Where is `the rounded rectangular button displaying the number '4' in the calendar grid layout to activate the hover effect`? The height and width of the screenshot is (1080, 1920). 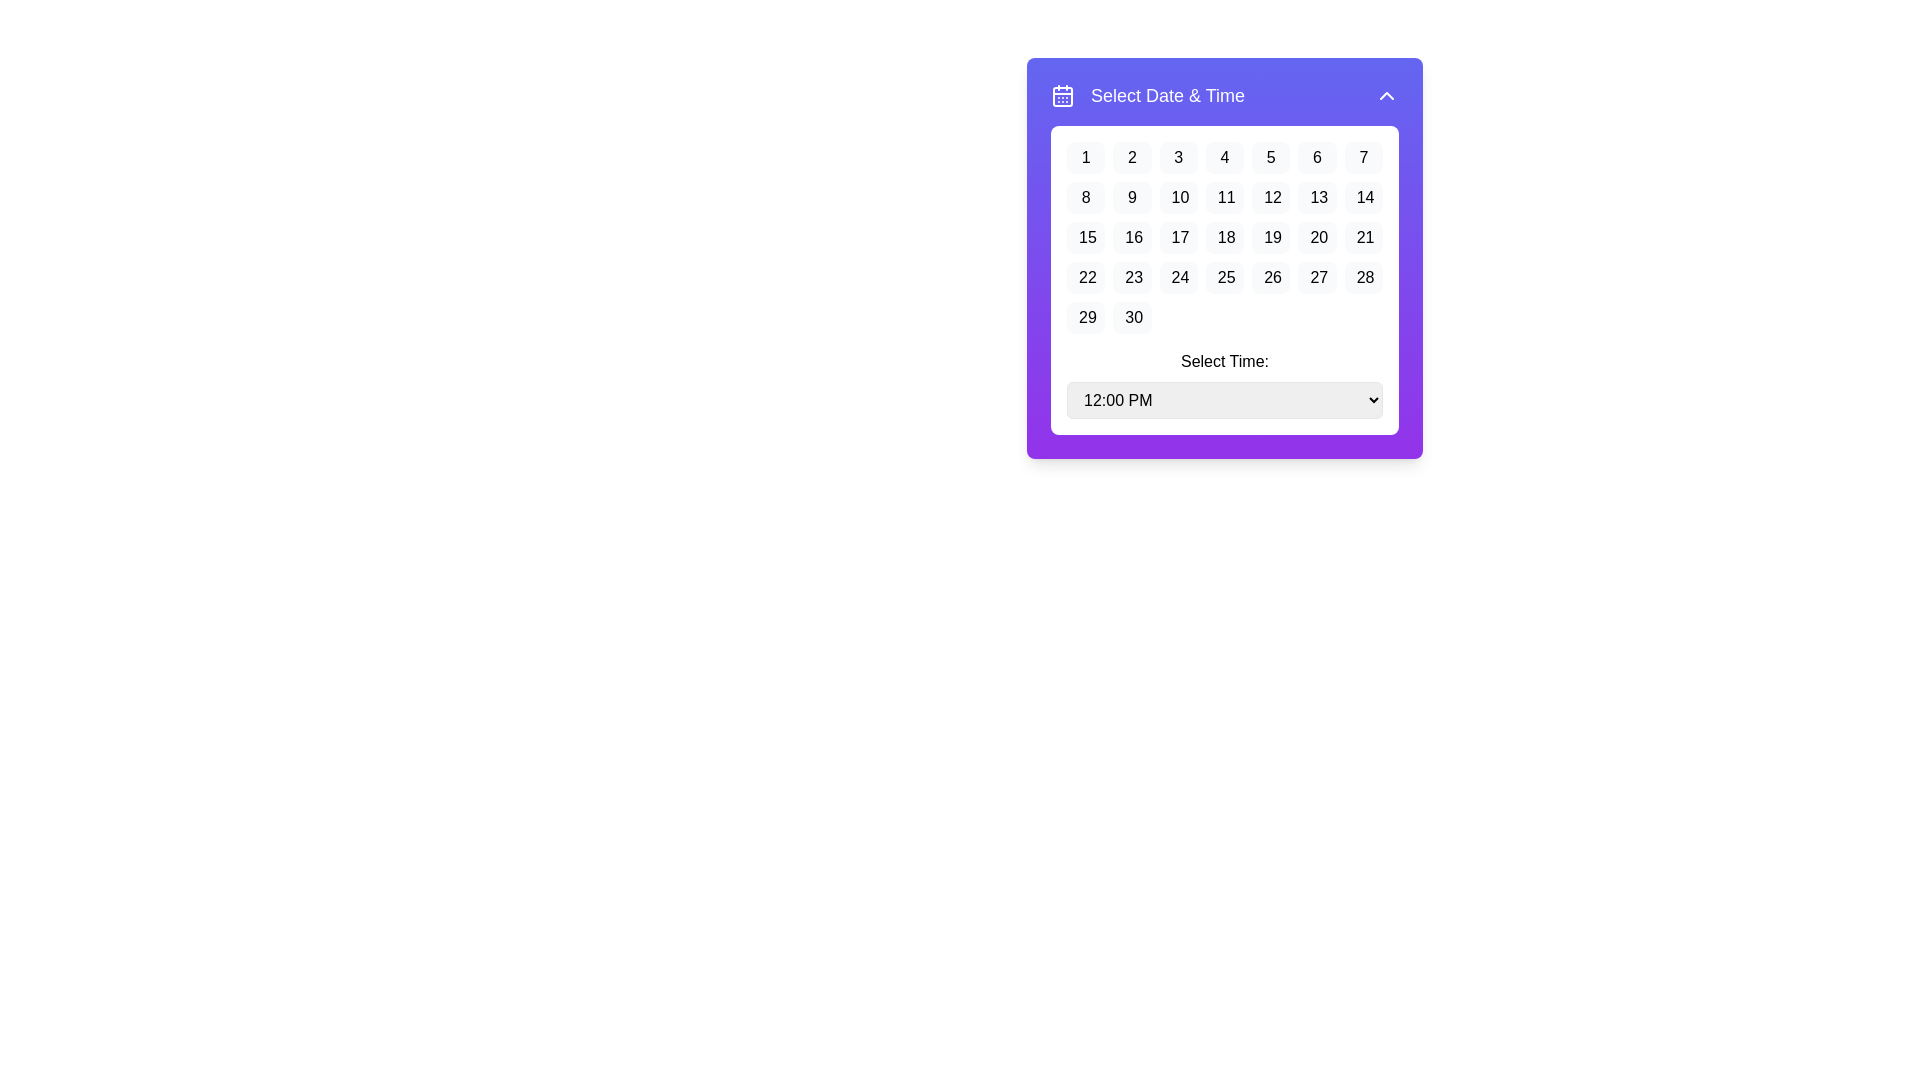
the rounded rectangular button displaying the number '4' in the calendar grid layout to activate the hover effect is located at coordinates (1223, 157).